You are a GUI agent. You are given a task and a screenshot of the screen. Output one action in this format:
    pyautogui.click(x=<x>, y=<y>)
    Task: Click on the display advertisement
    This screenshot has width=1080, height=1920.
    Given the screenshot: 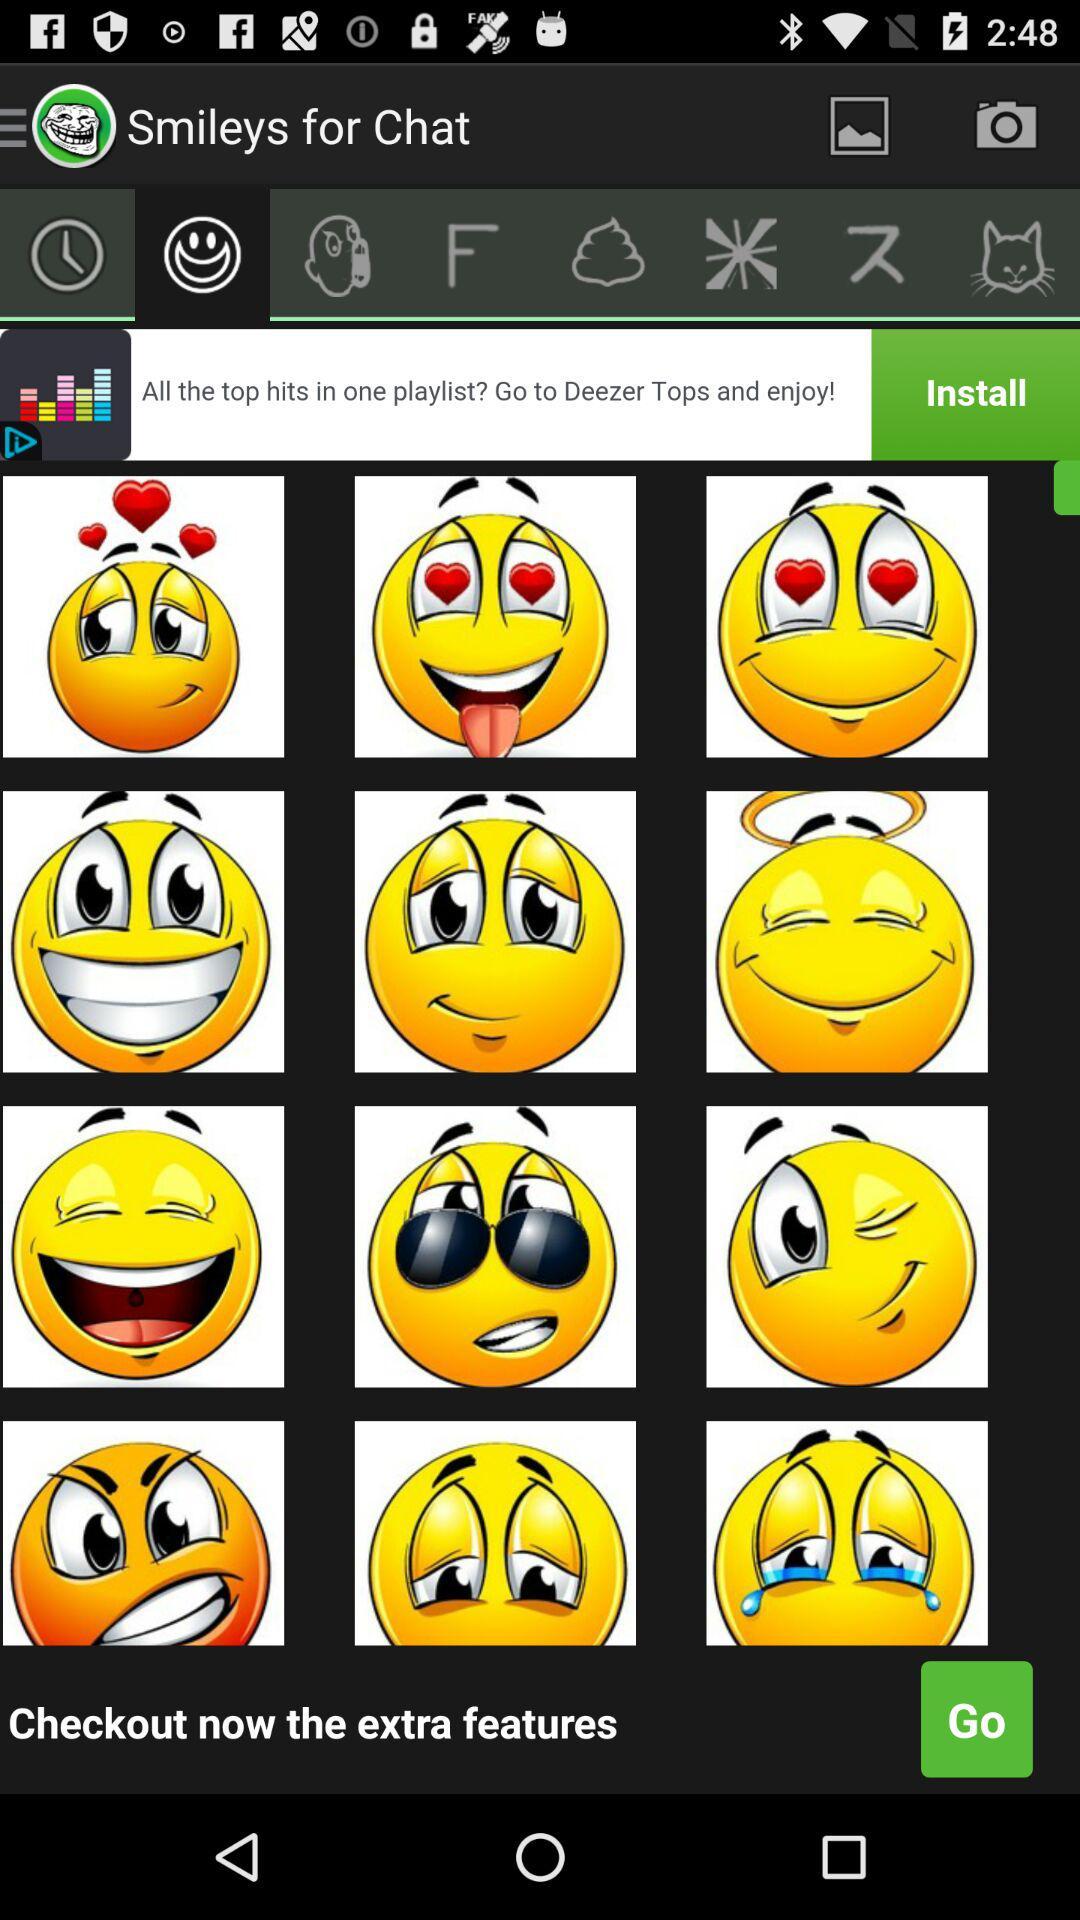 What is the action you would take?
    pyautogui.click(x=540, y=394)
    